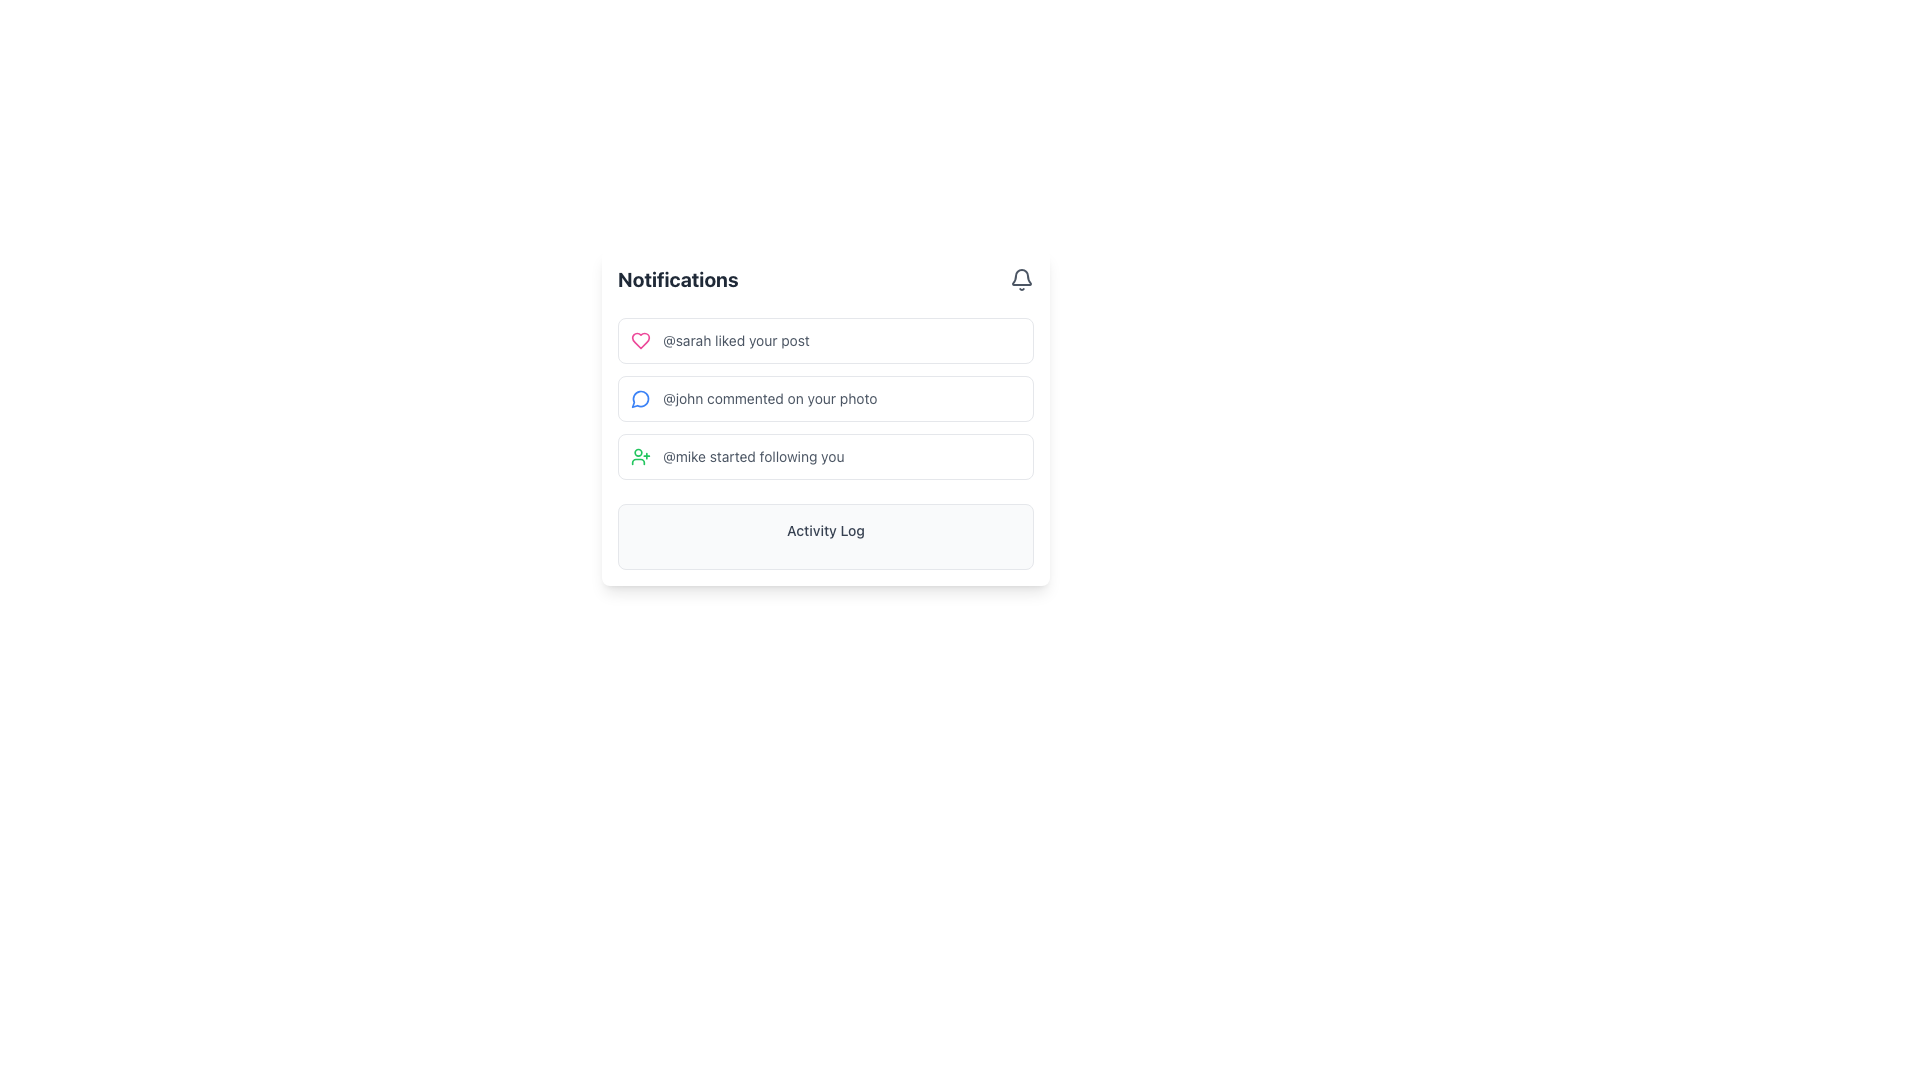  I want to click on the clickable notification entry that notifies the user of a comment made by @john on their photo, so click(825, 398).